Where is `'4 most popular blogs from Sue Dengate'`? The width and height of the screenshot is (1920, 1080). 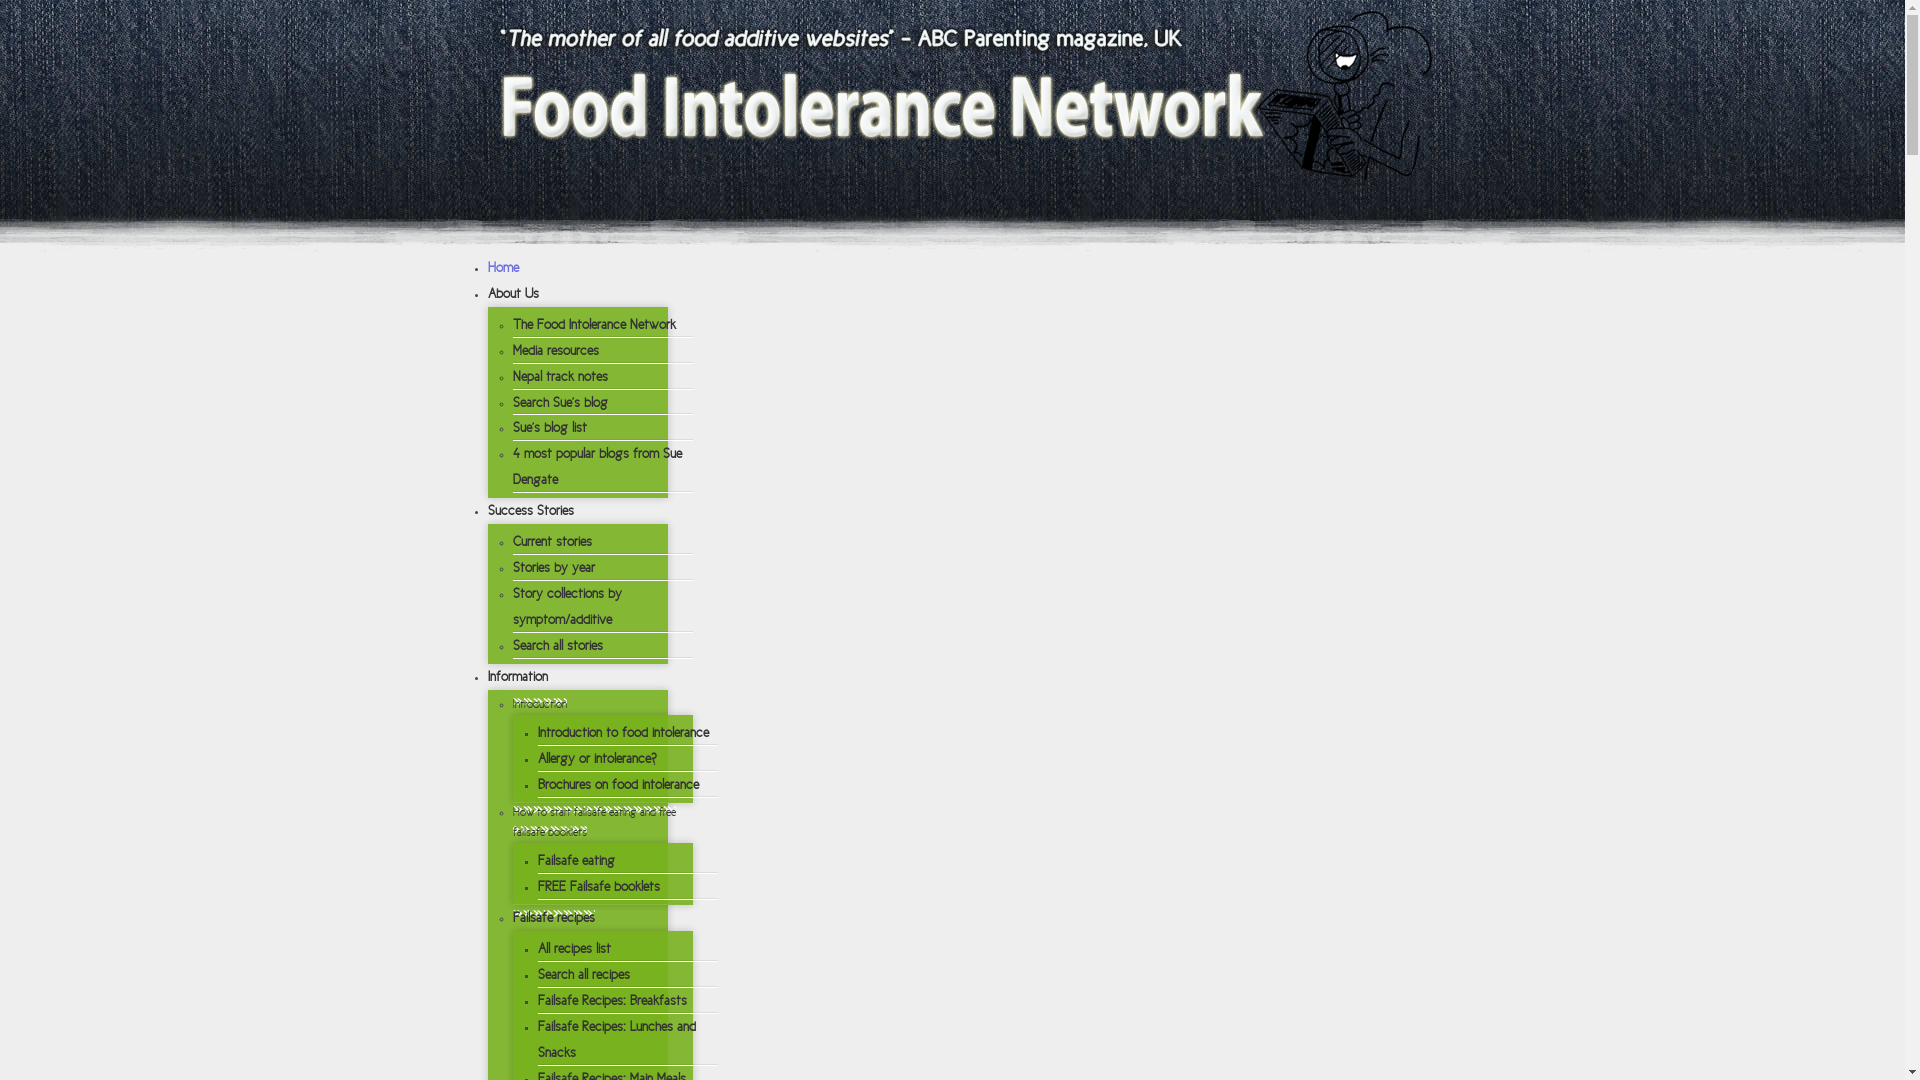 '4 most popular blogs from Sue Dengate' is located at coordinates (512, 466).